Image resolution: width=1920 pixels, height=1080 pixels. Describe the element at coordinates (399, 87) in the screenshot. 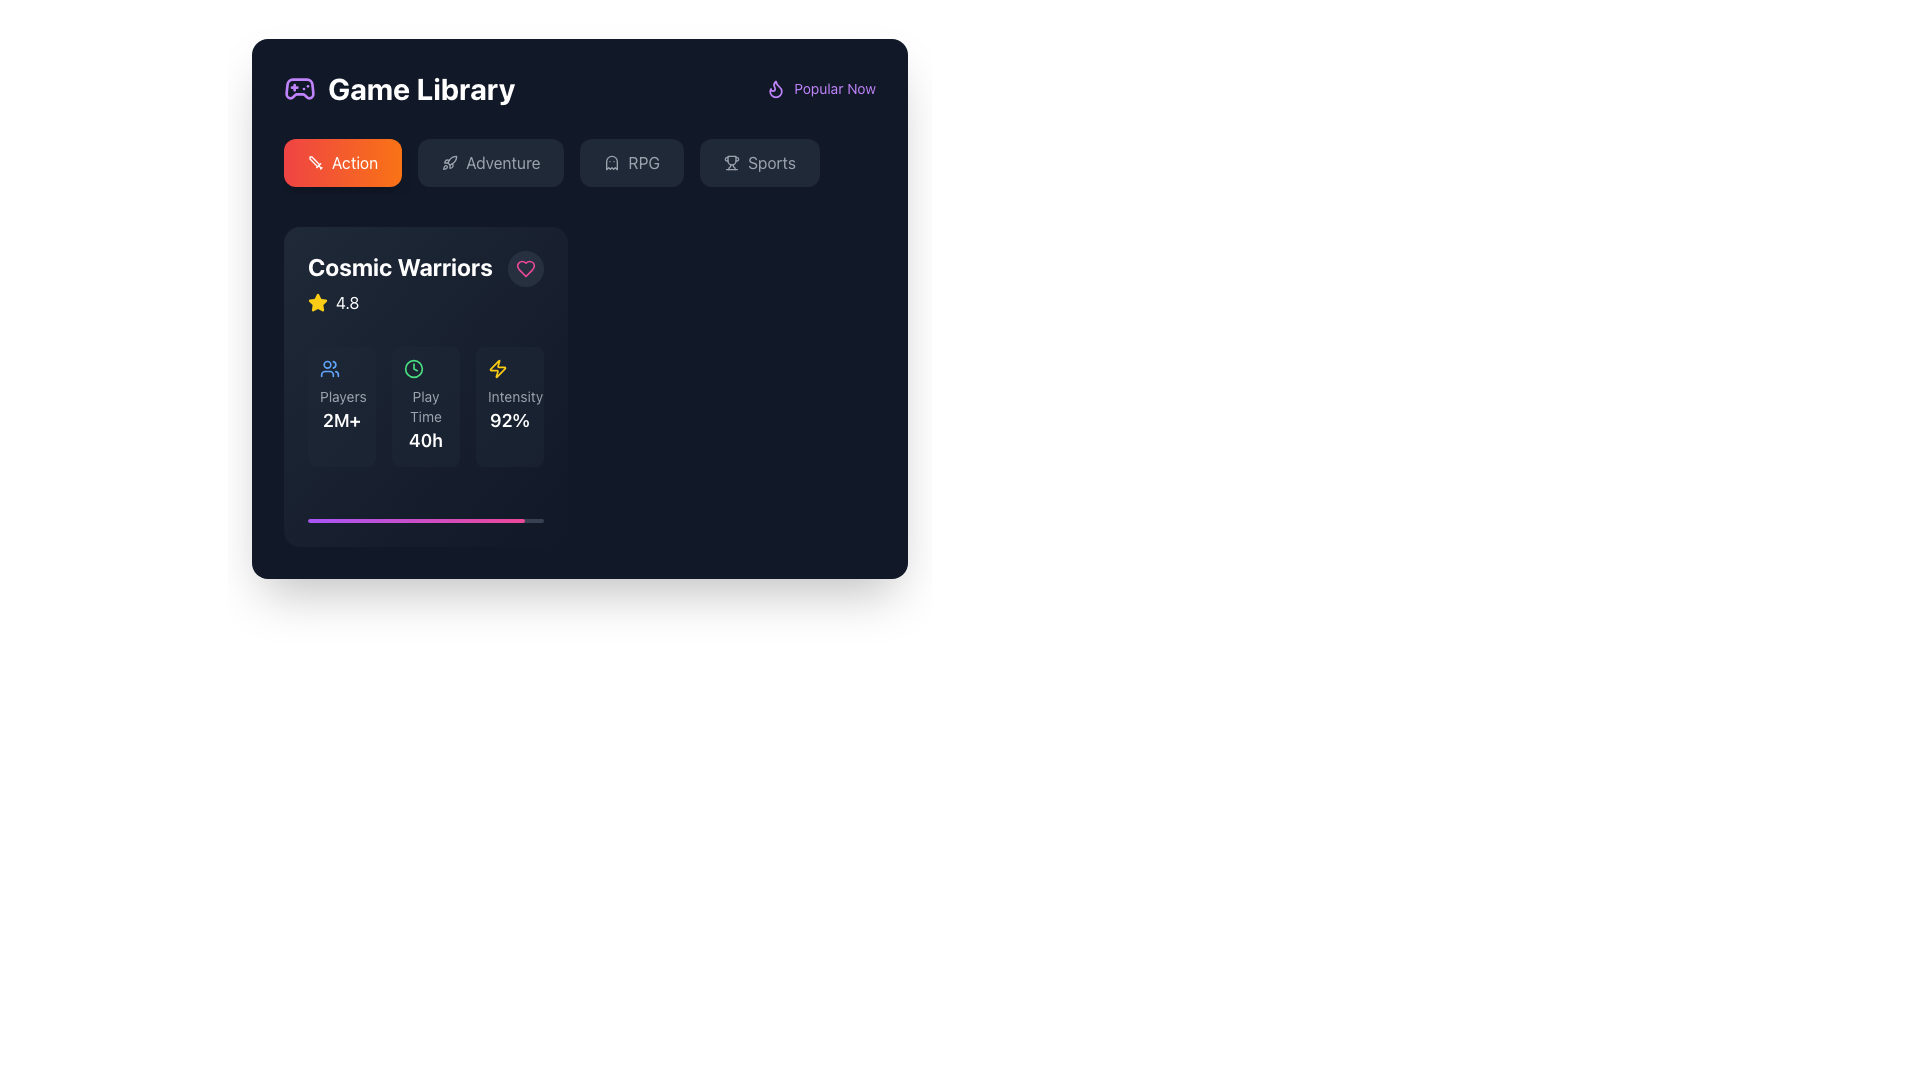

I see `details of the Text and Icon Heading located at the top-left corner of the interface, adjacent to the 'Popular Now' section` at that location.